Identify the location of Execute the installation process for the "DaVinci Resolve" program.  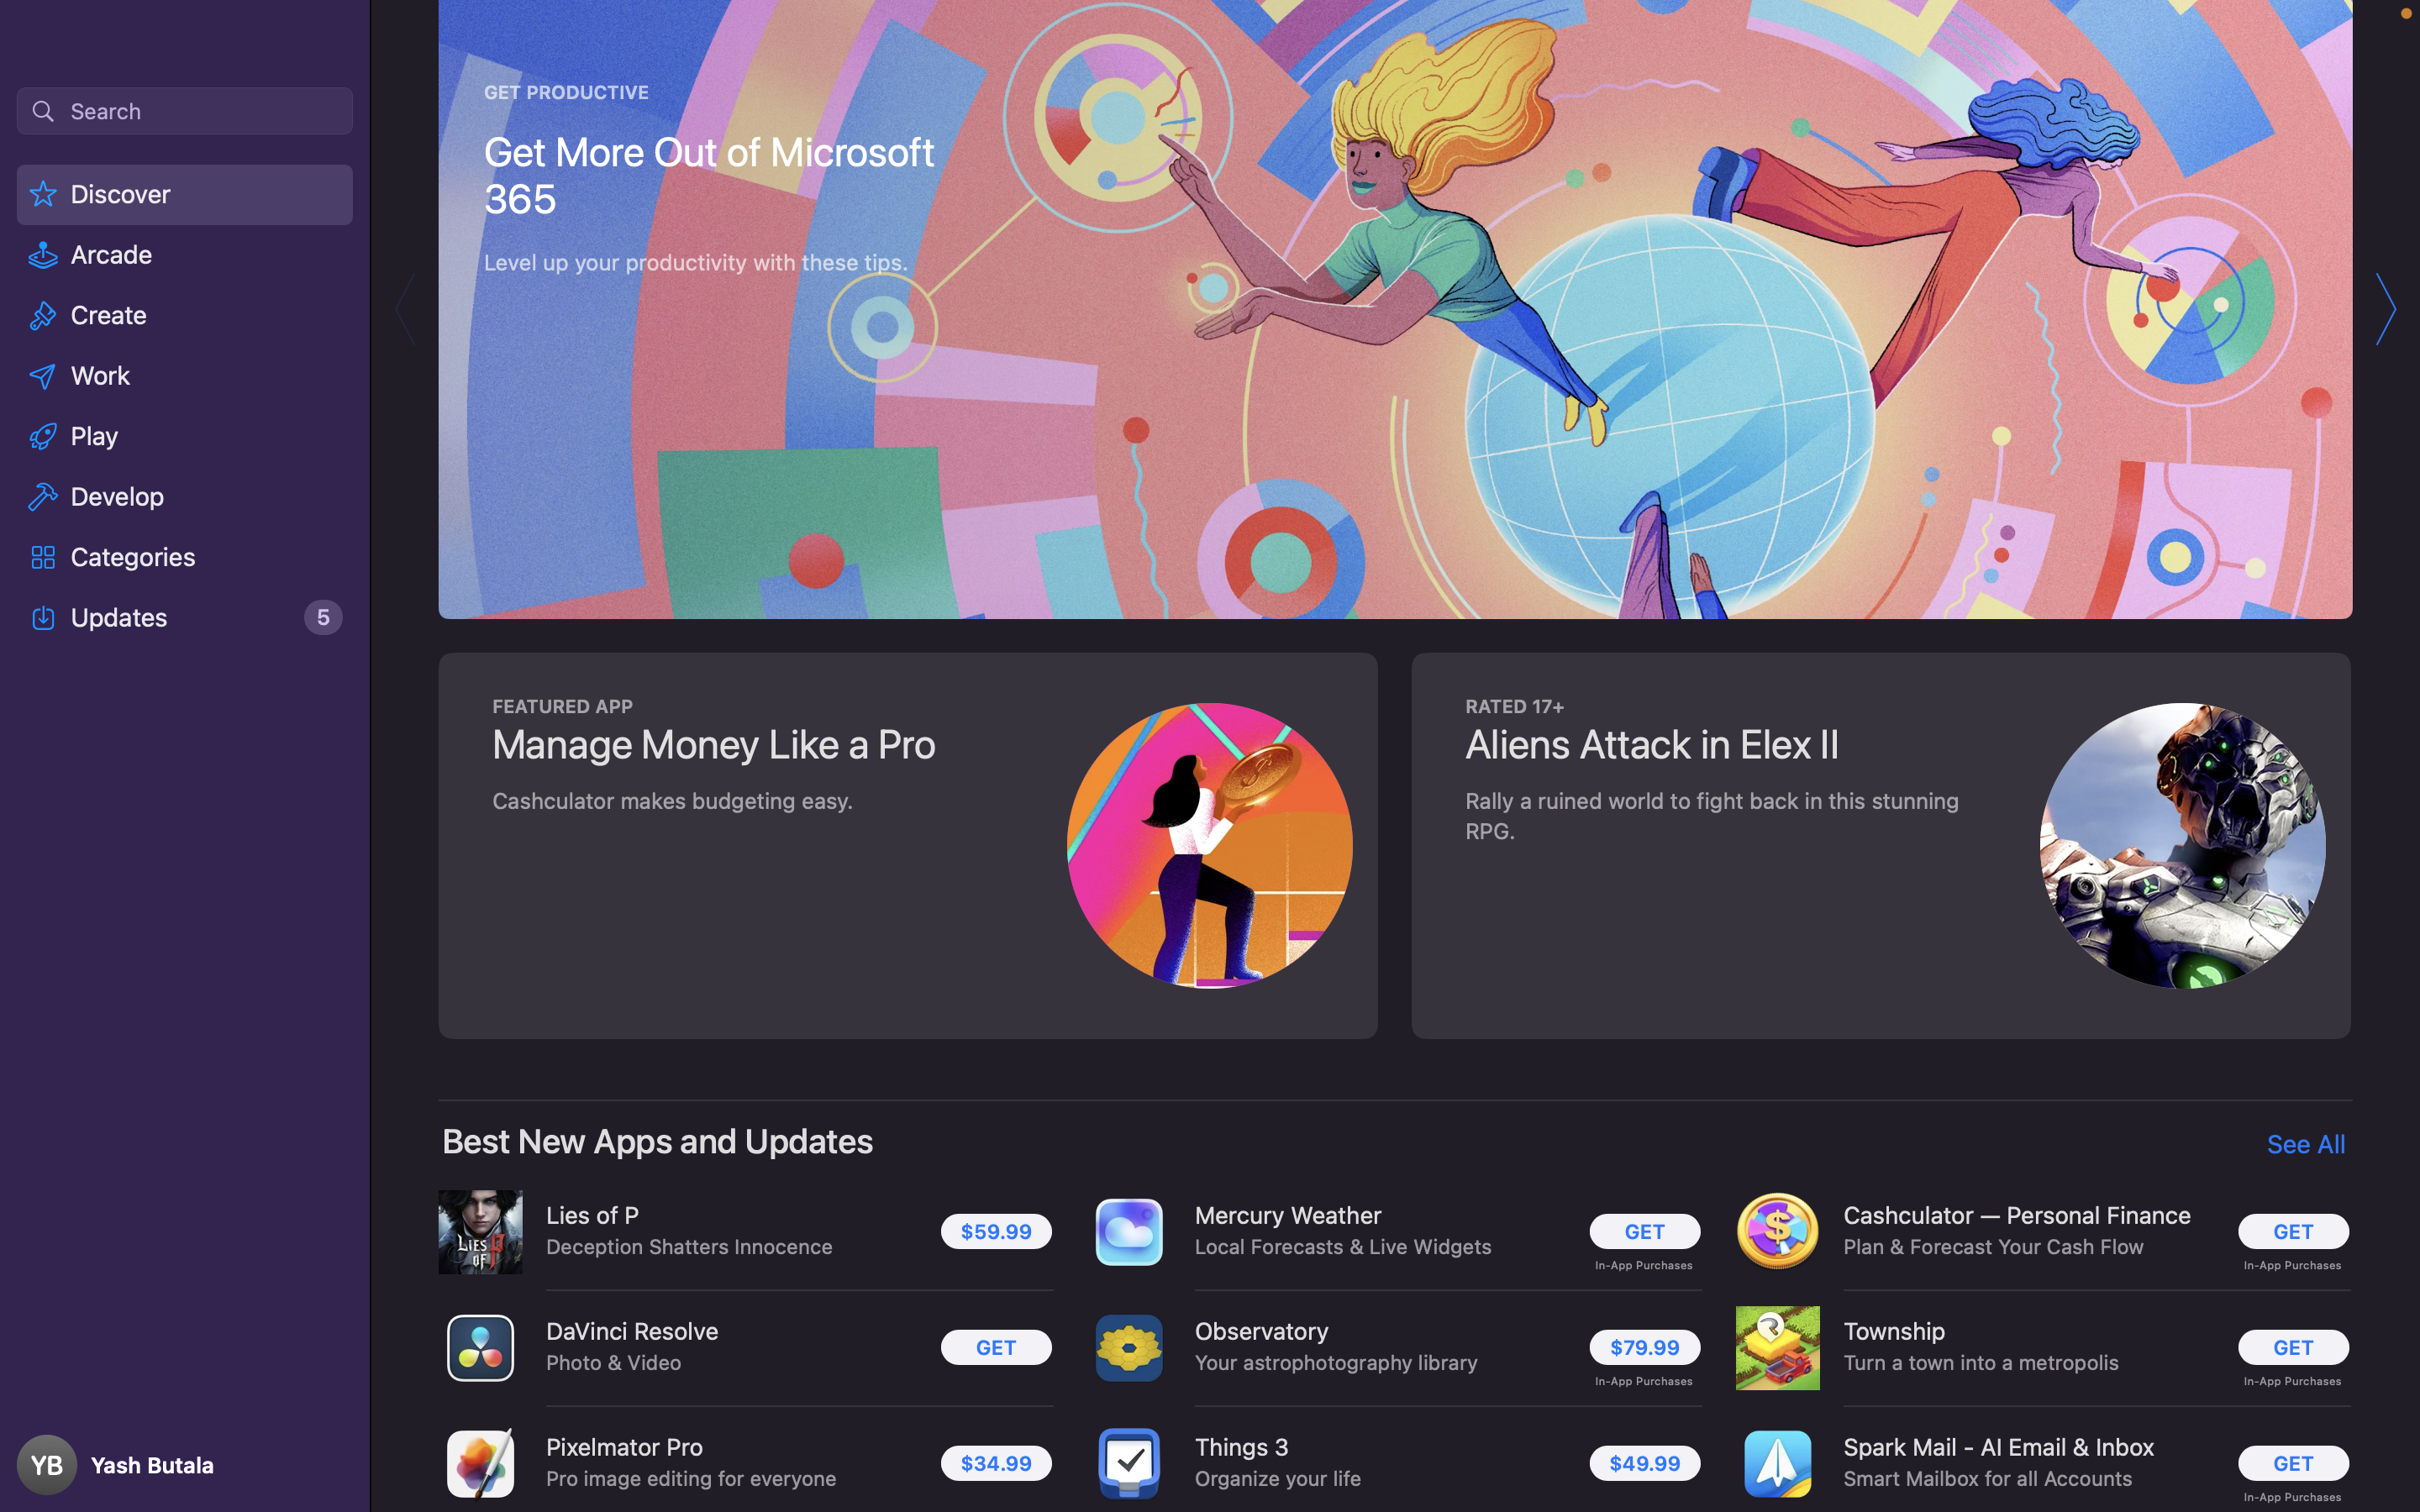
(991, 1347).